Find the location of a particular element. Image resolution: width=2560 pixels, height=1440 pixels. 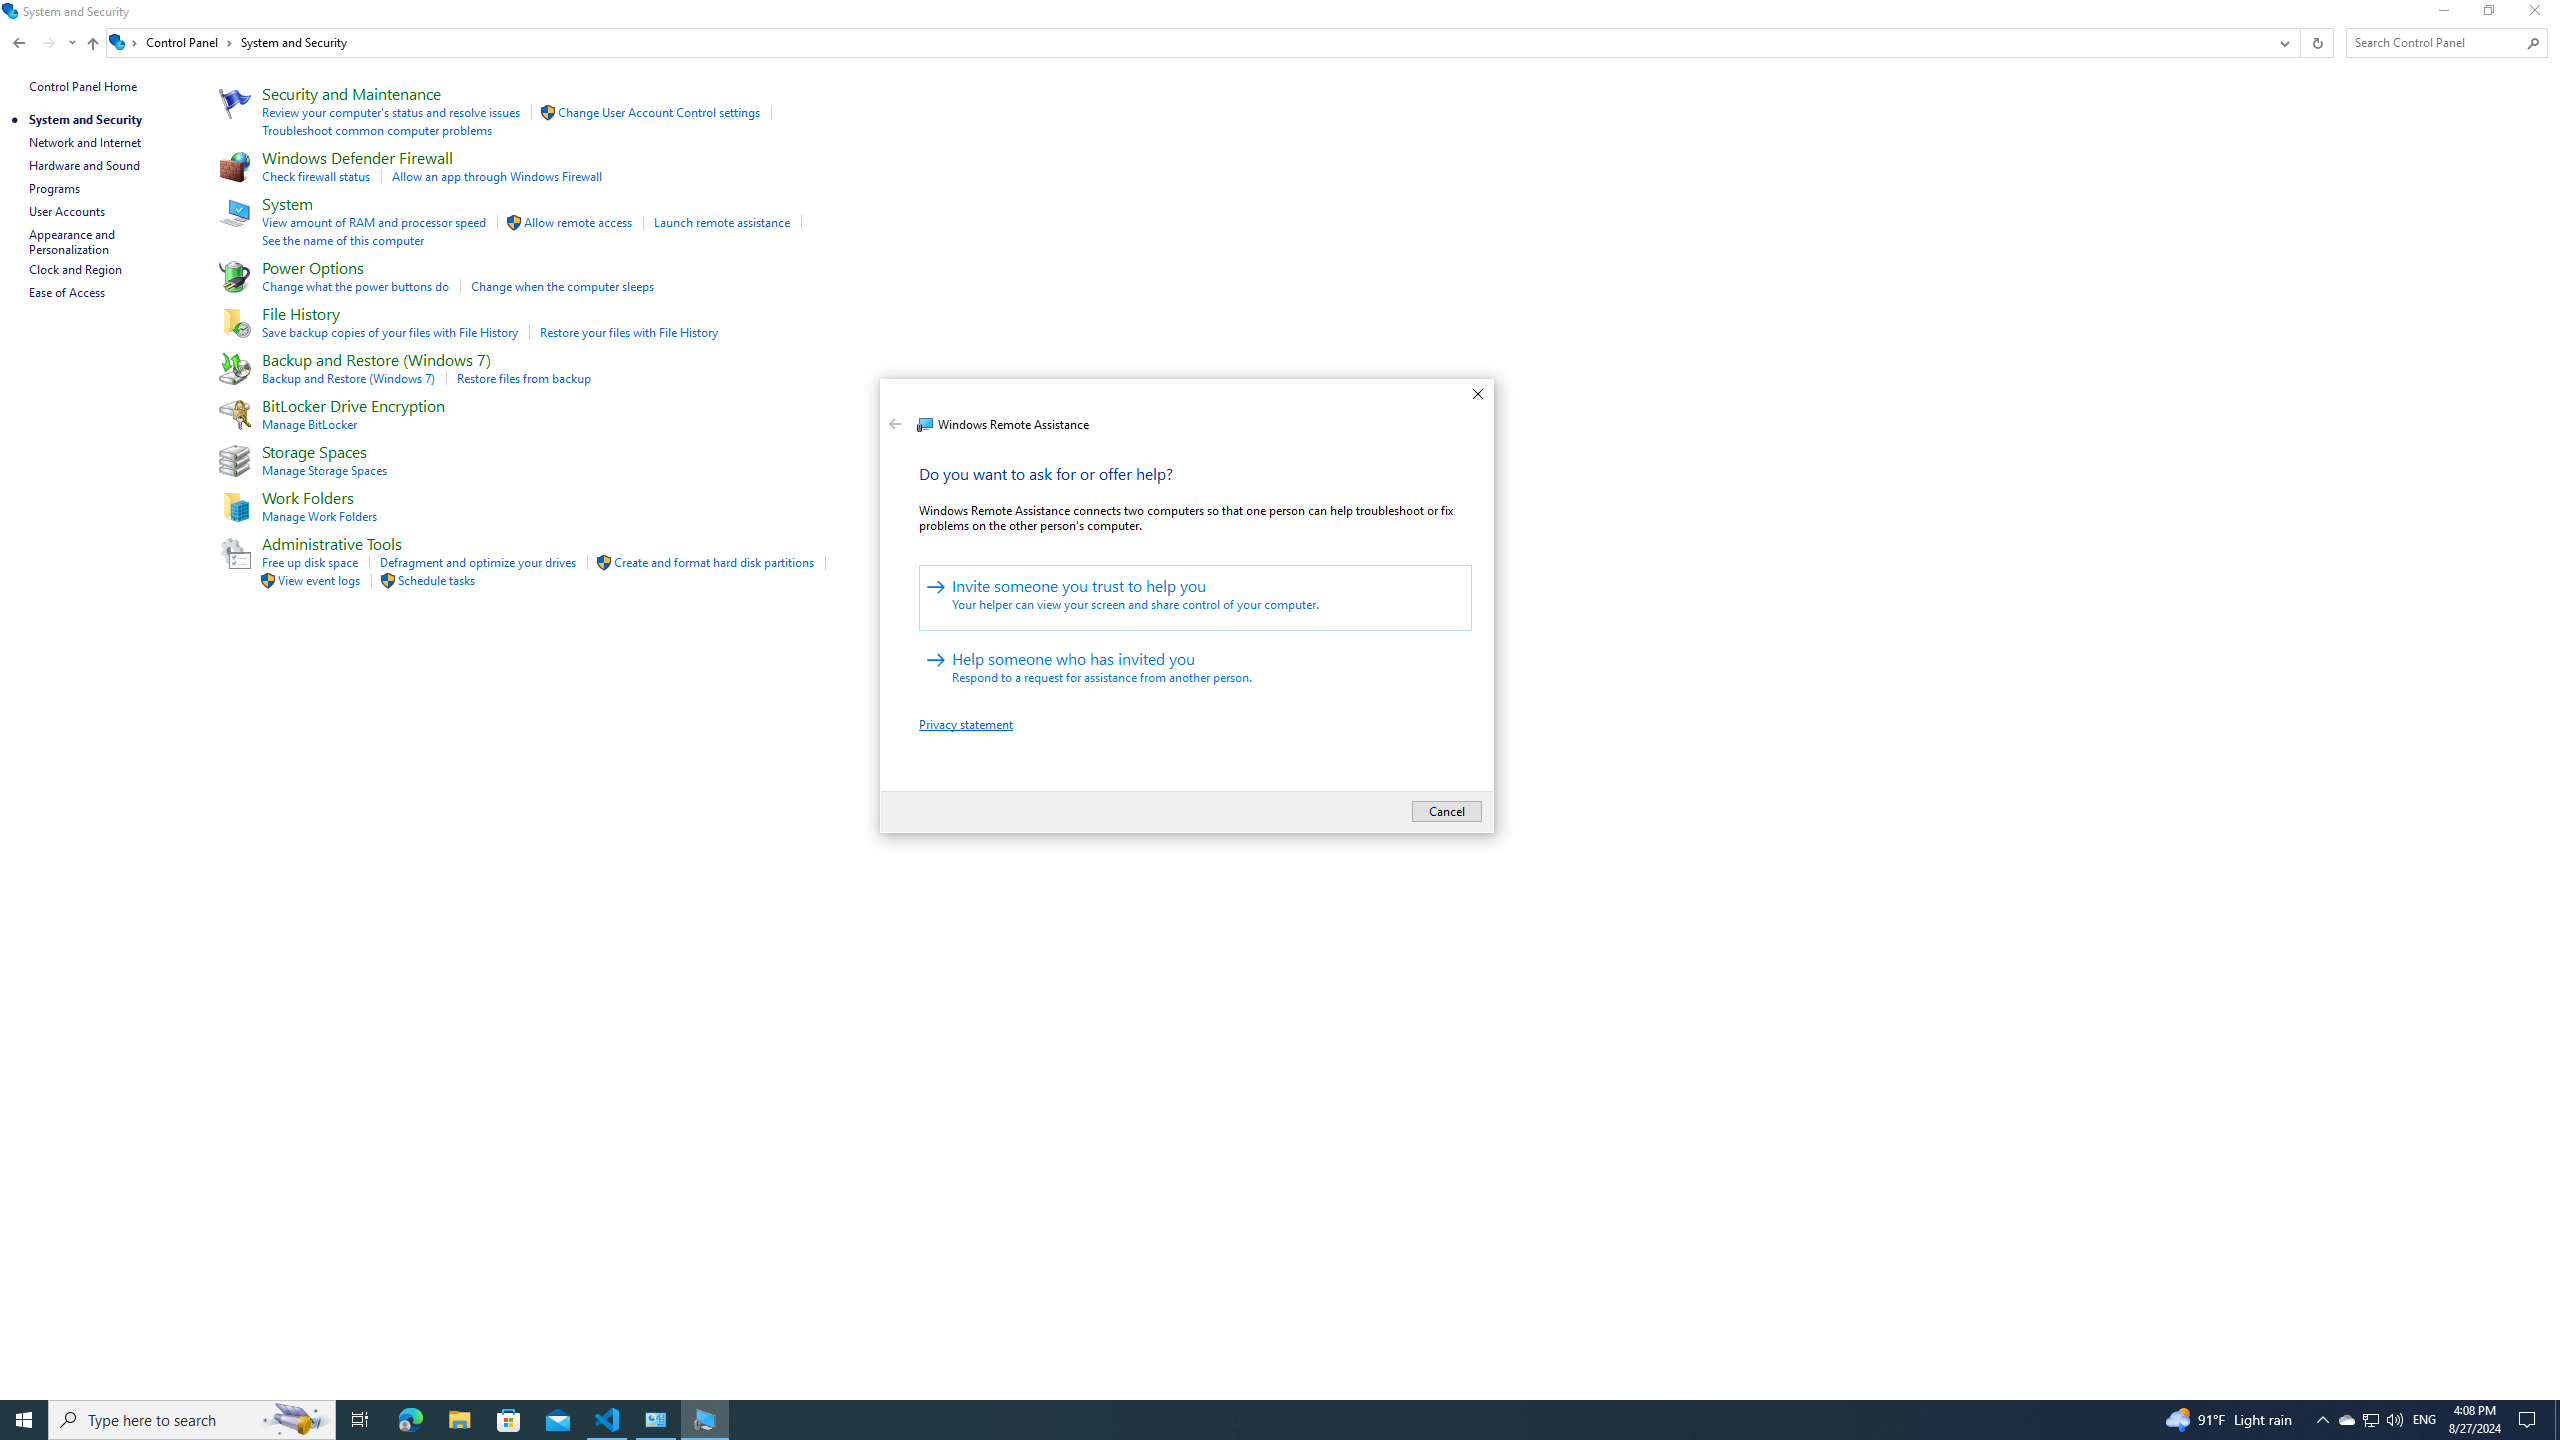

'Privacy statement' is located at coordinates (966, 723).